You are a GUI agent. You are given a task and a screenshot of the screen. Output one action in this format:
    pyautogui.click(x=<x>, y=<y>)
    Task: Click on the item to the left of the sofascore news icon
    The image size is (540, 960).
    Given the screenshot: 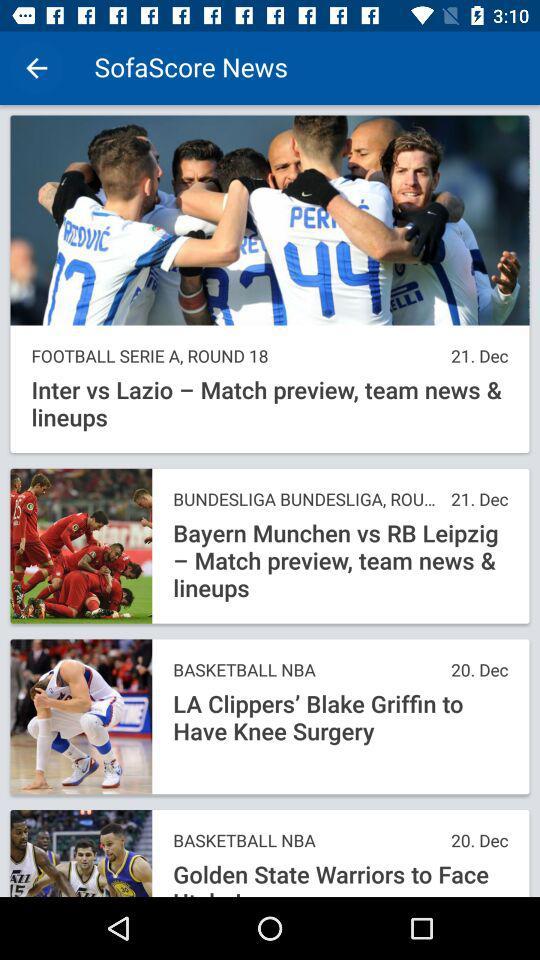 What is the action you would take?
    pyautogui.click(x=36, y=68)
    